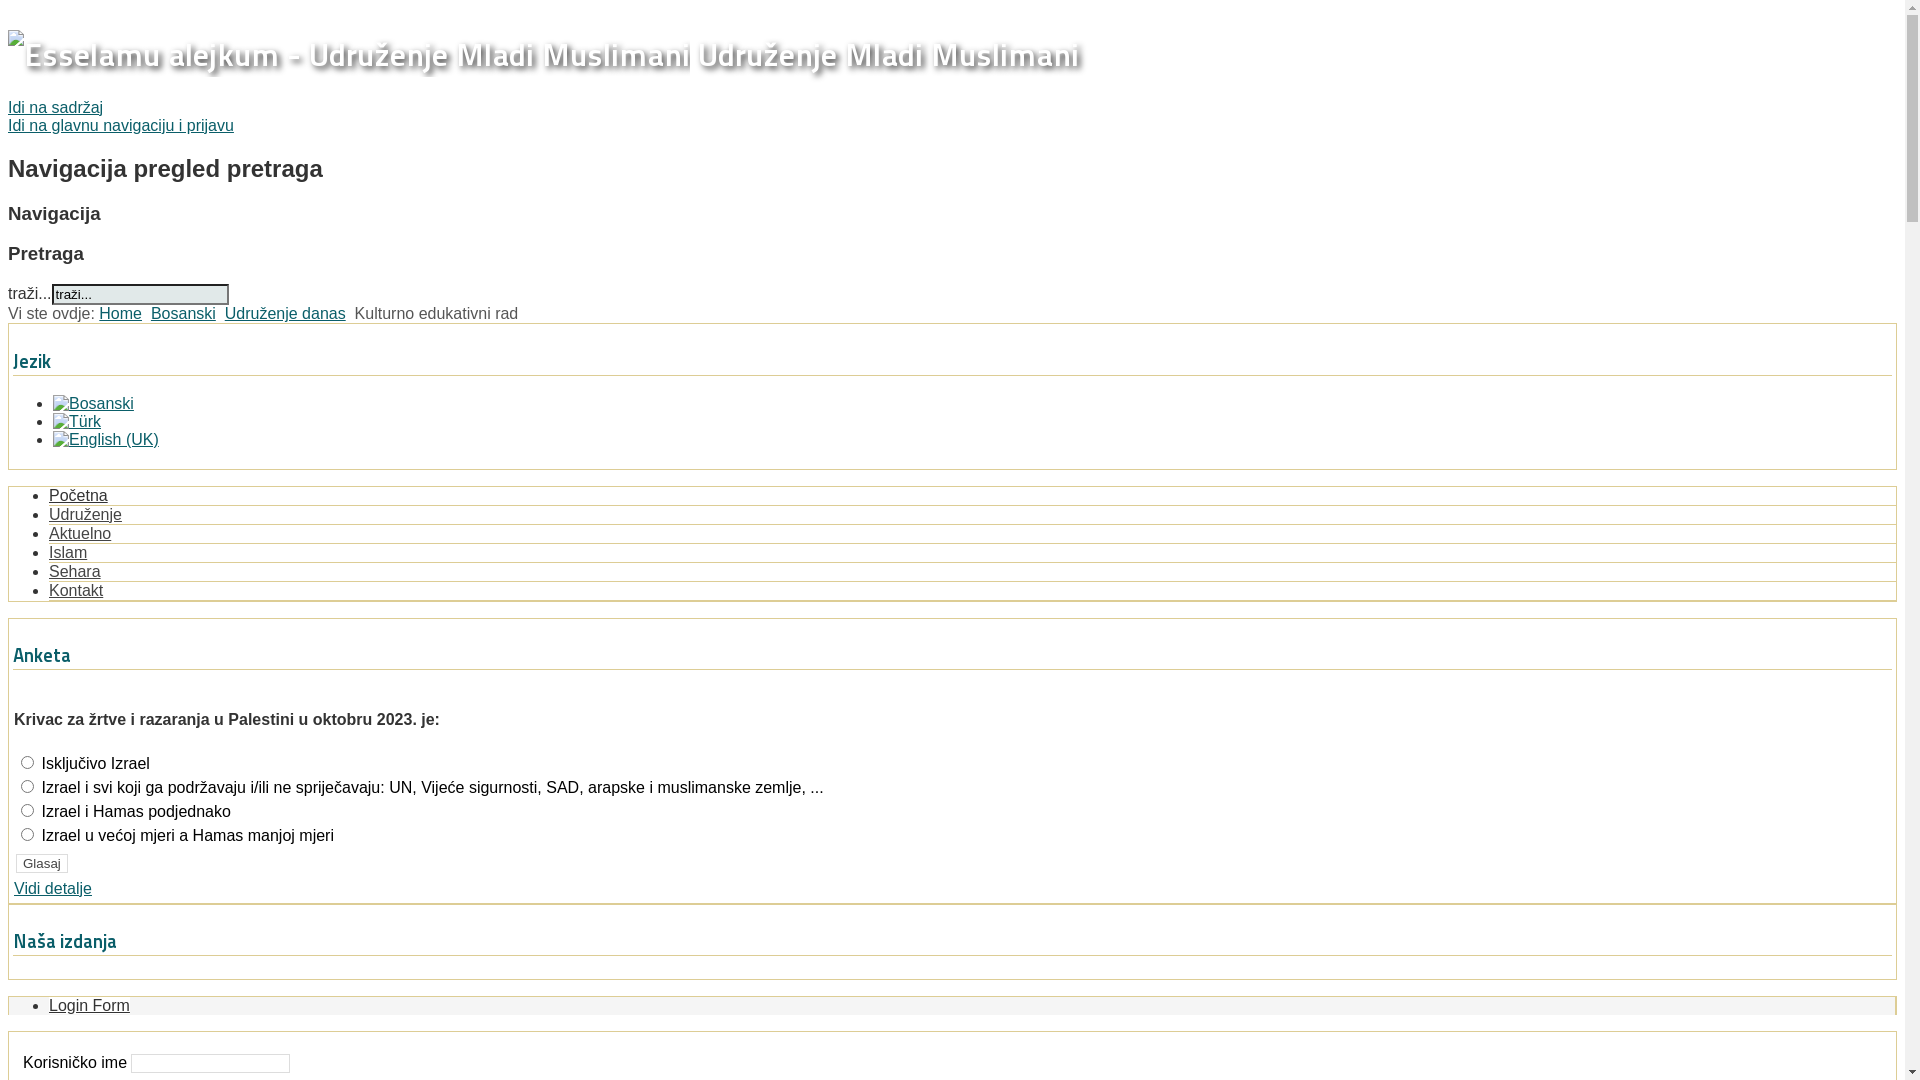 The height and width of the screenshot is (1080, 1920). I want to click on 'Islam', so click(48, 552).